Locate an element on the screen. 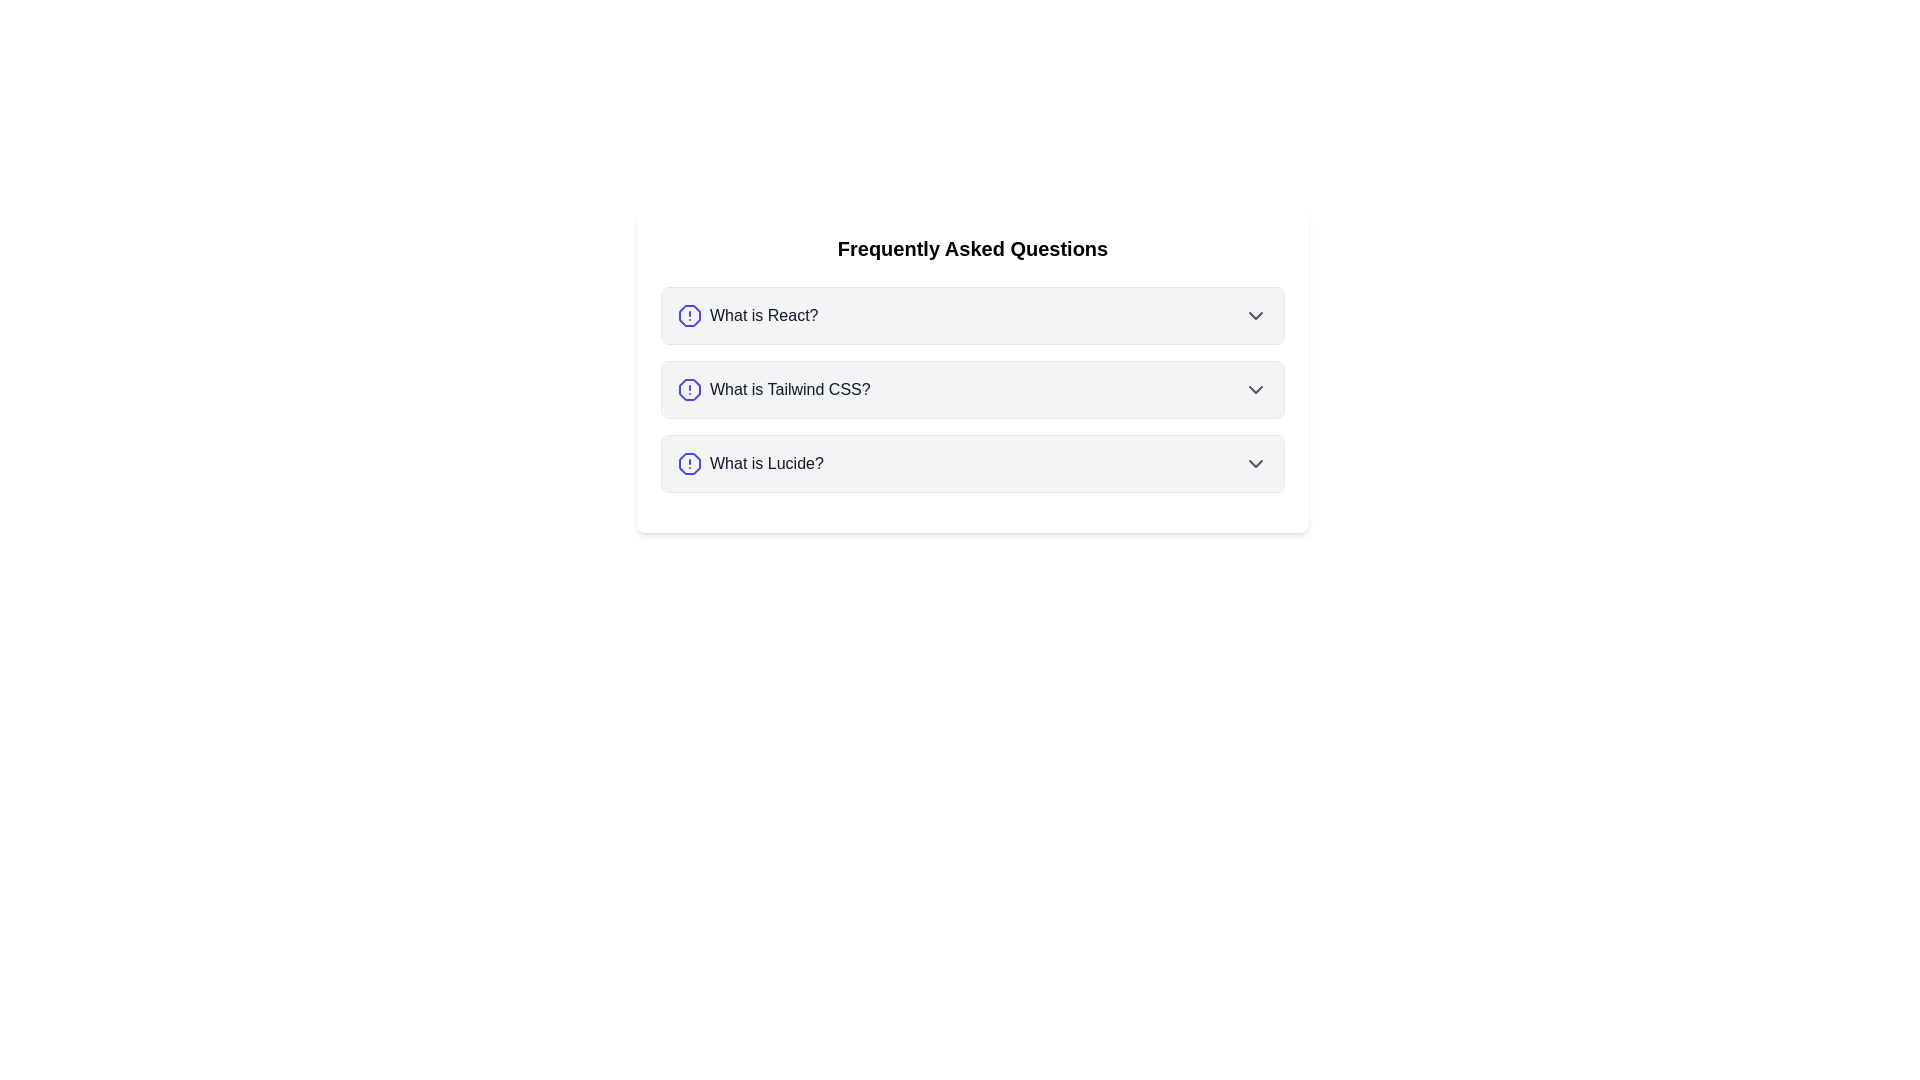  the small octagonal icon with a blue stroke and an alert mark, which is positioned to the left of the question text 'What is Tailwind CSS?' is located at coordinates (690, 389).